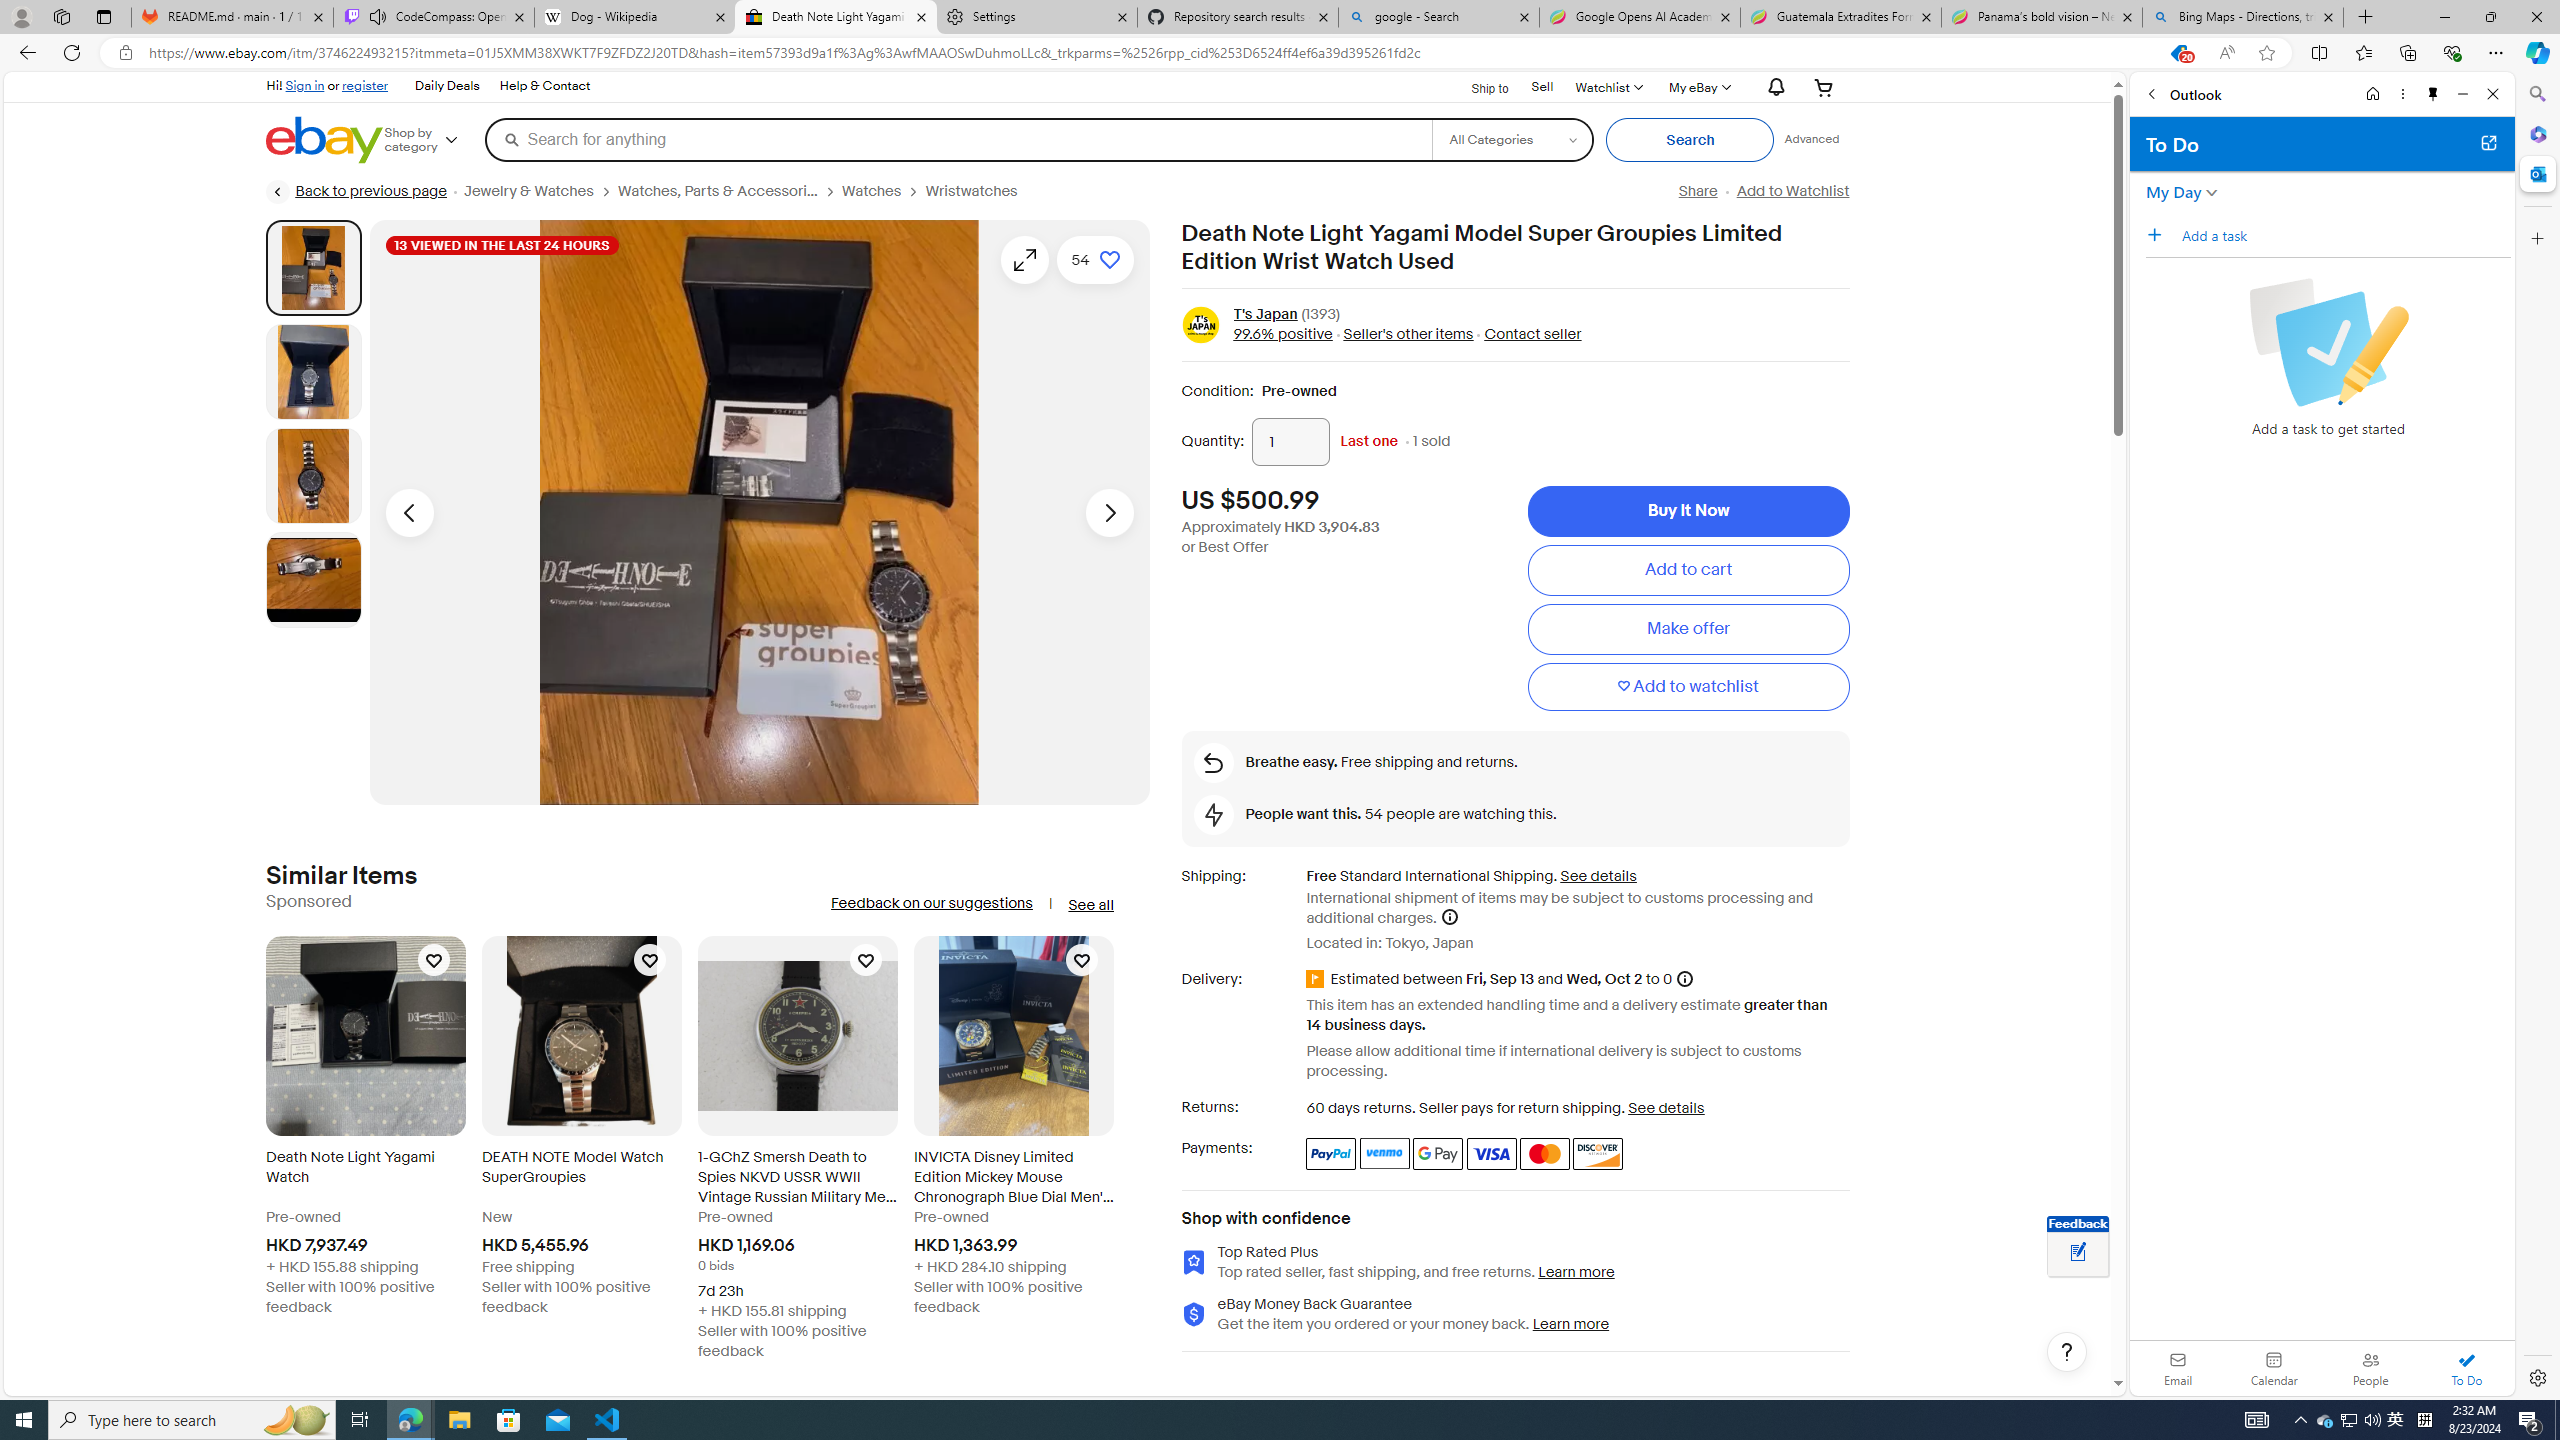 This screenshot has width=2560, height=1440. What do you see at coordinates (1687, 628) in the screenshot?
I see `'Make offer'` at bounding box center [1687, 628].